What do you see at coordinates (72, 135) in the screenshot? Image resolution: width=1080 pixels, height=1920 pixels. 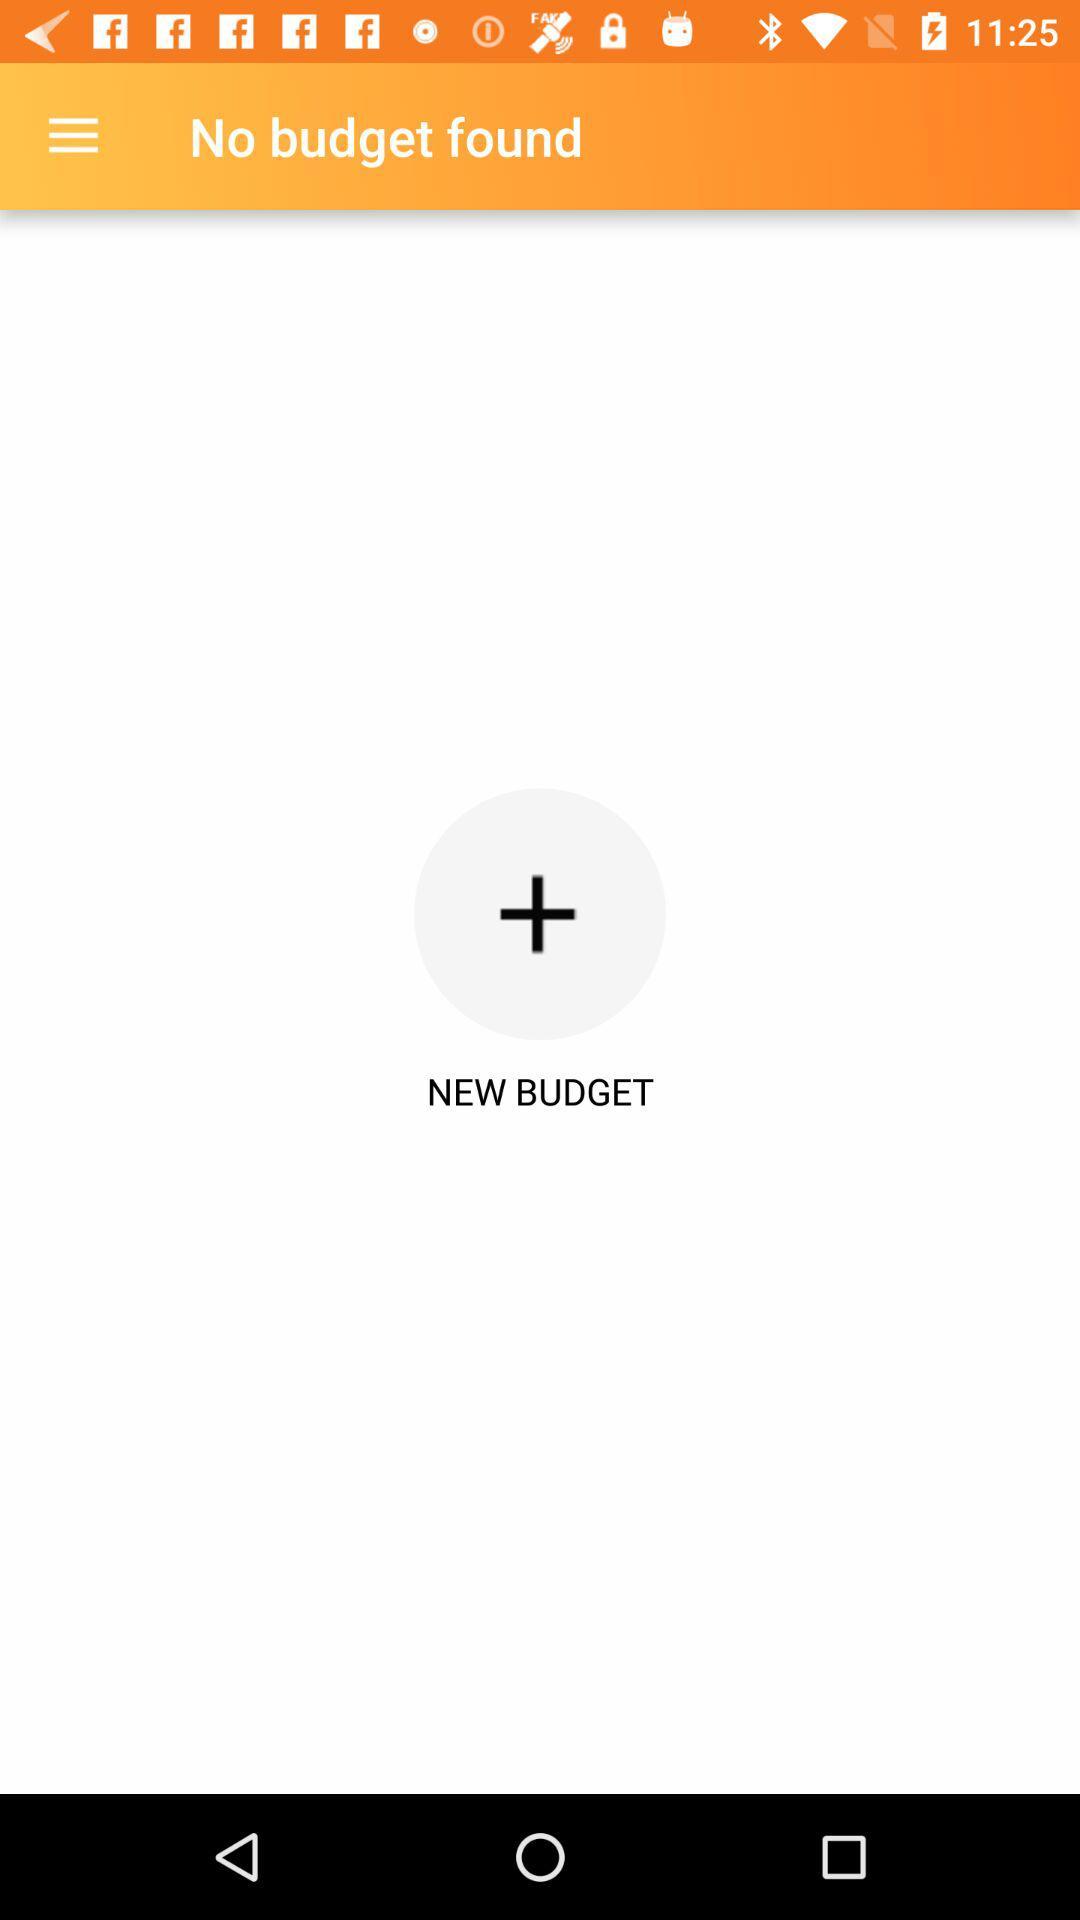 I see `icon to the left of no budget found icon` at bounding box center [72, 135].